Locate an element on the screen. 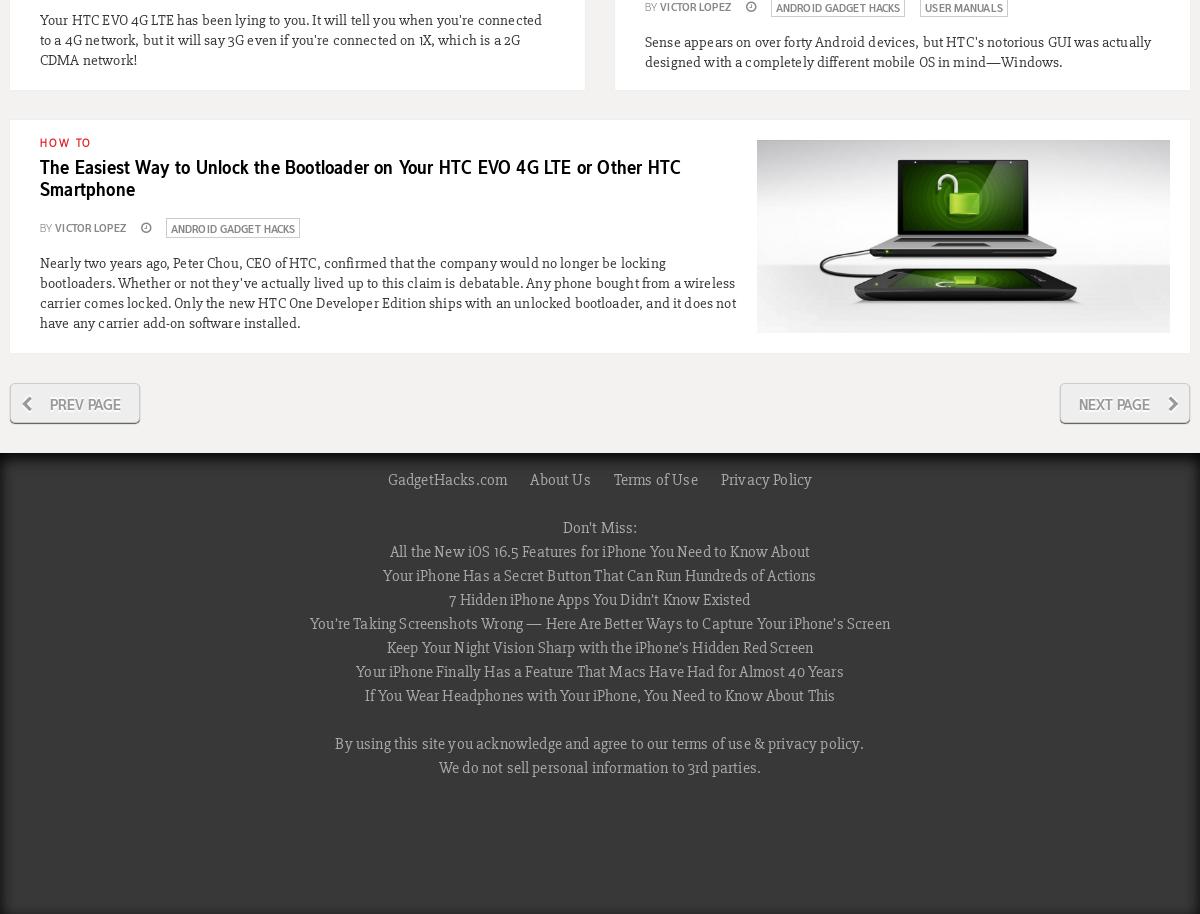  '.' is located at coordinates (860, 743).